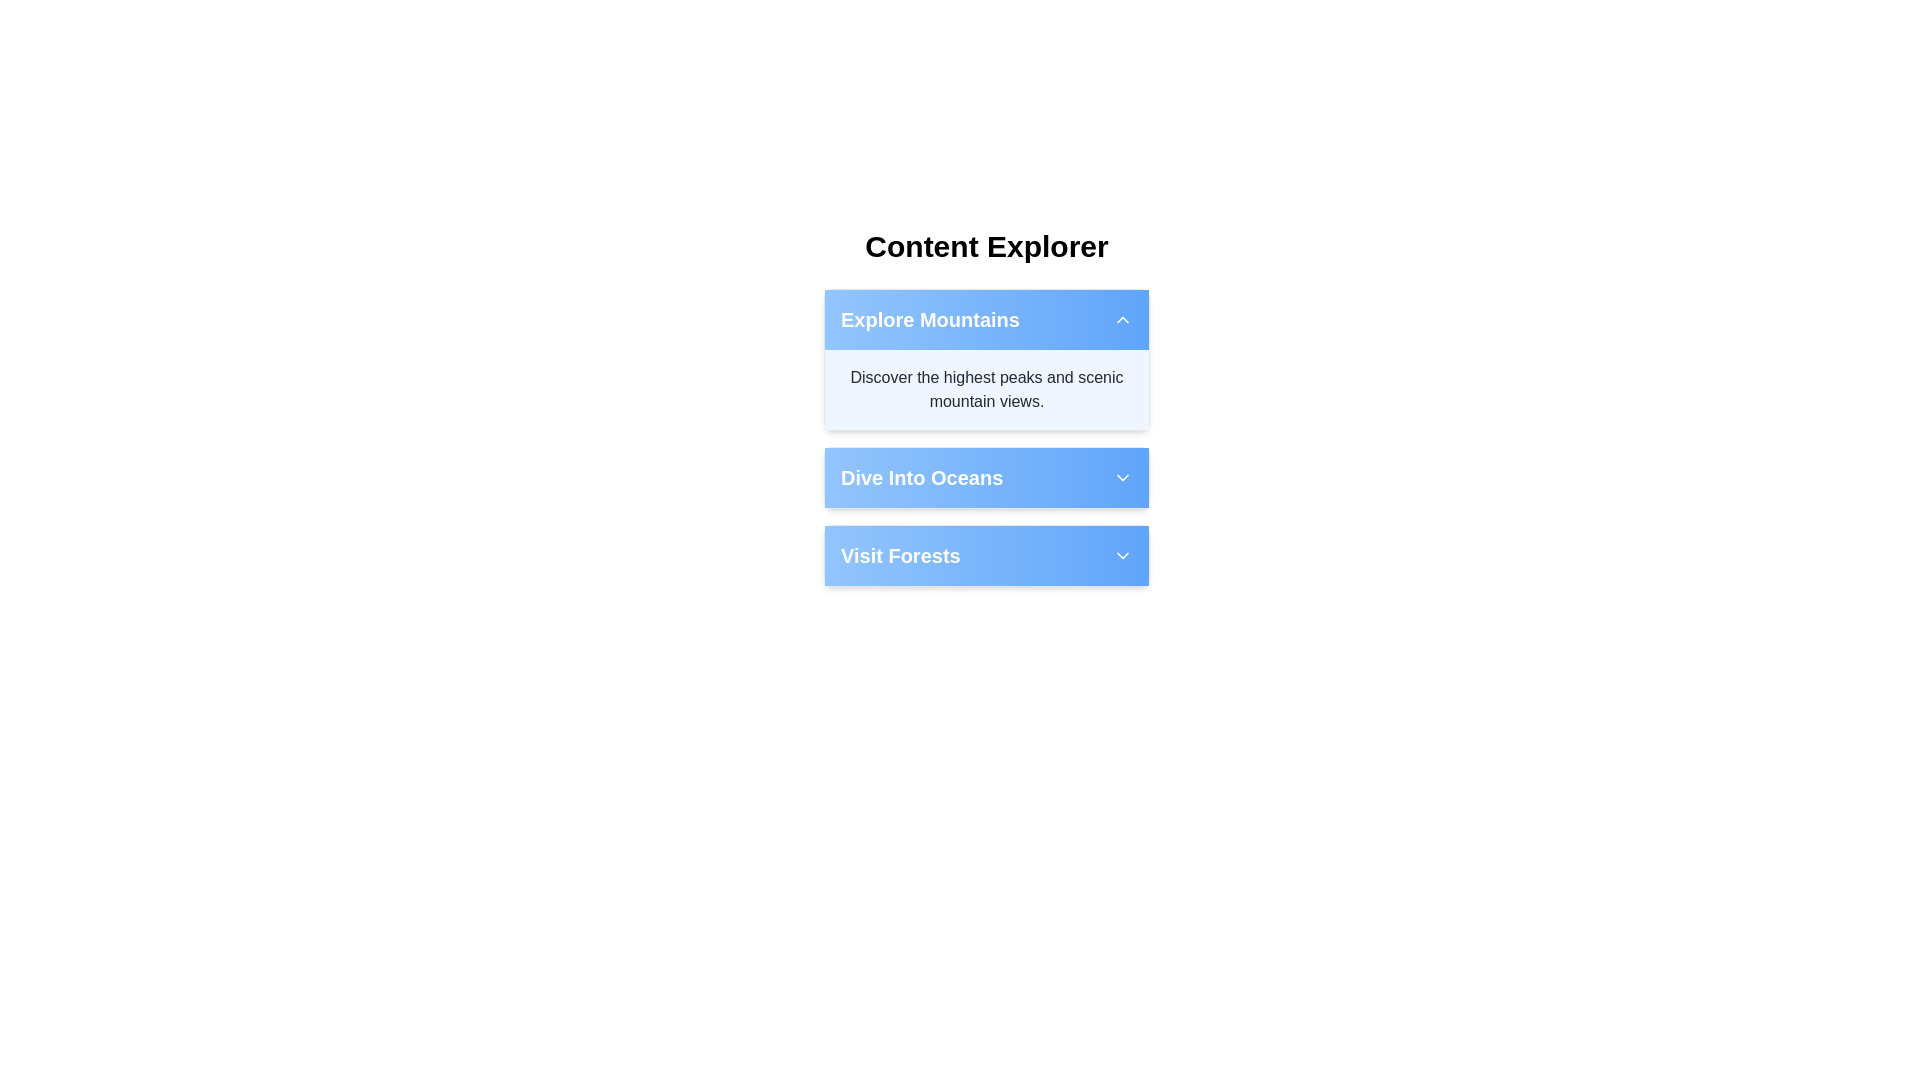 The image size is (1920, 1080). What do you see at coordinates (987, 319) in the screenshot?
I see `the Collapsible Section Header for the 'Explore Mountains' section` at bounding box center [987, 319].